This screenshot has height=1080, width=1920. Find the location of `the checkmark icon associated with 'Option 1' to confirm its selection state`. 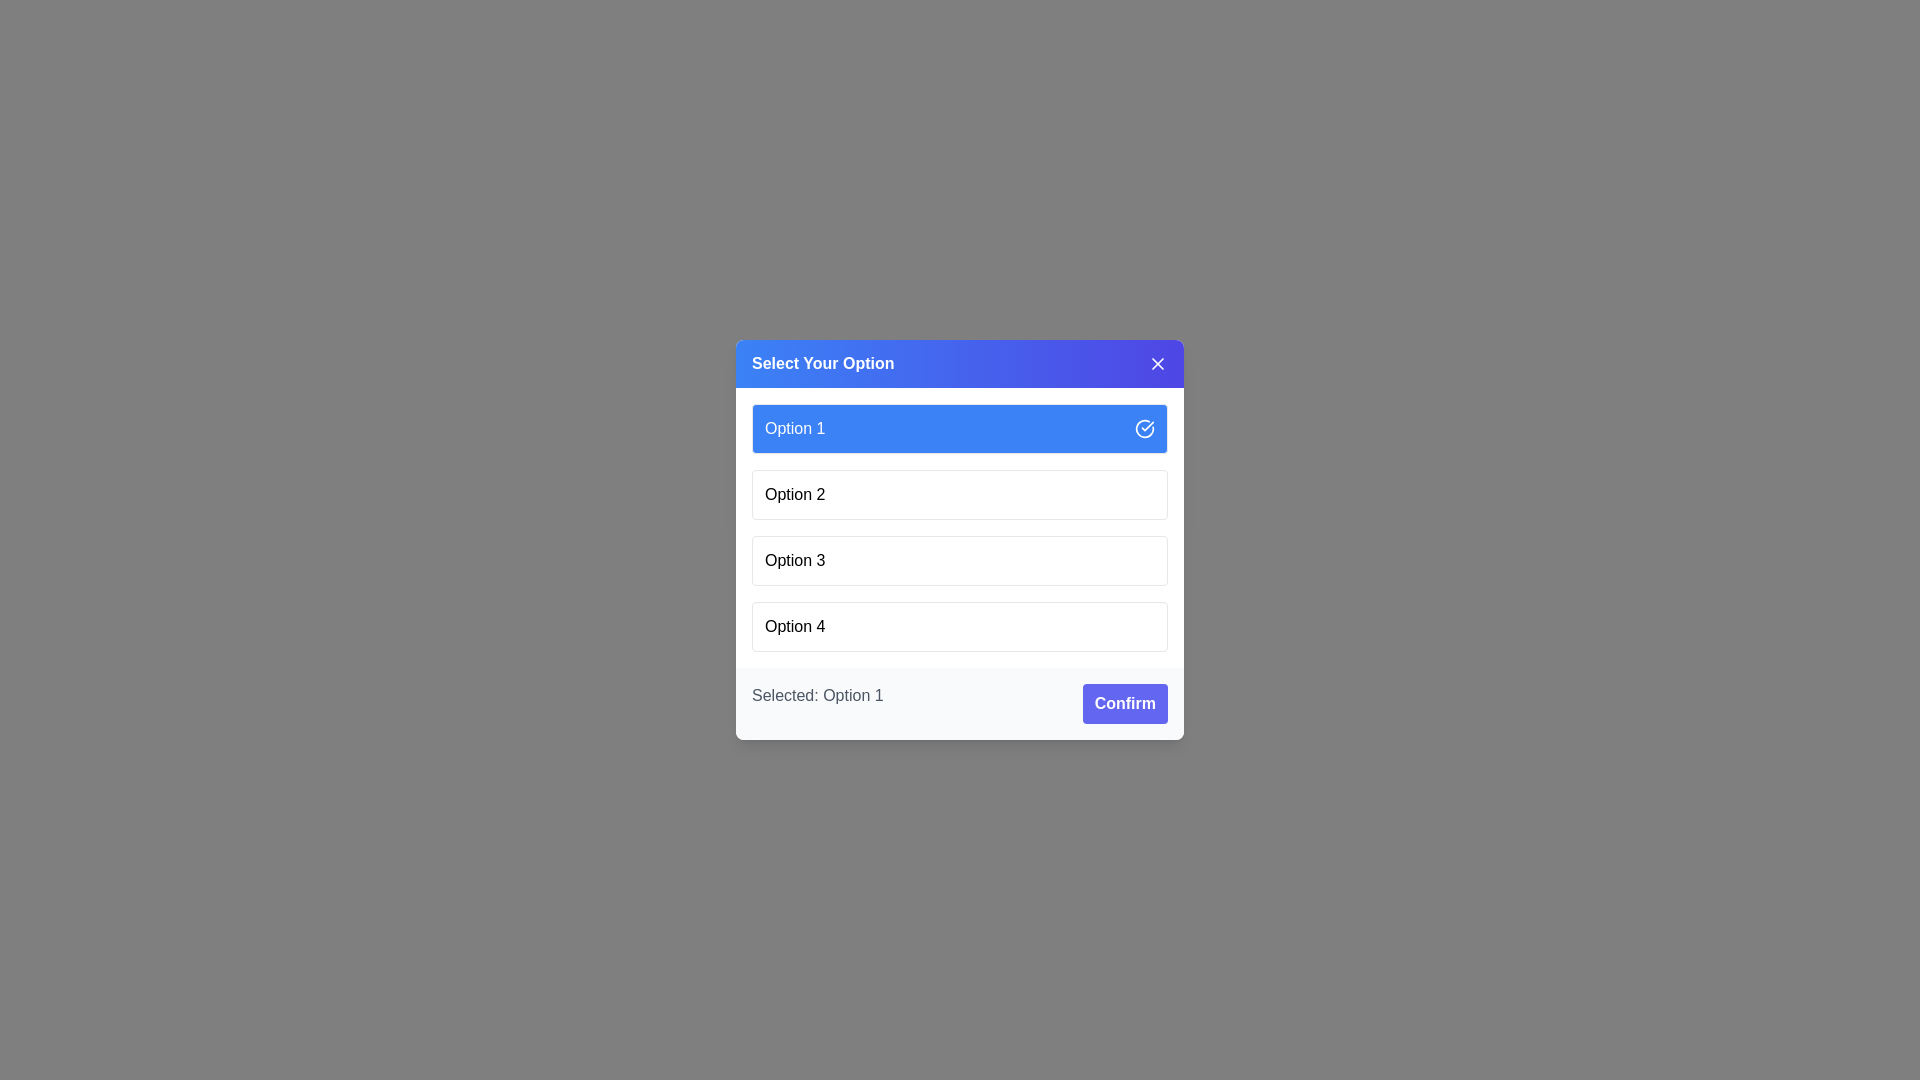

the checkmark icon associated with 'Option 1' to confirm its selection state is located at coordinates (1145, 427).